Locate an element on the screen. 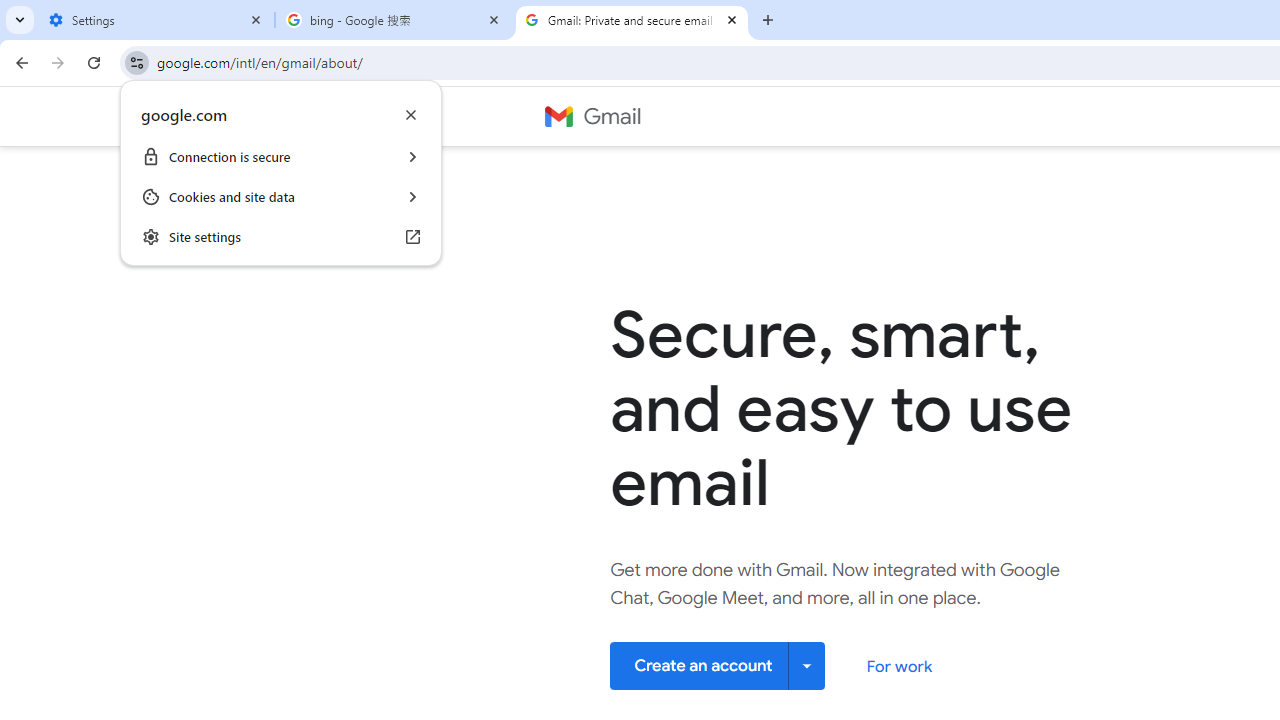 This screenshot has width=1280, height=720. 'Connection is secure ' is located at coordinates (280, 155).